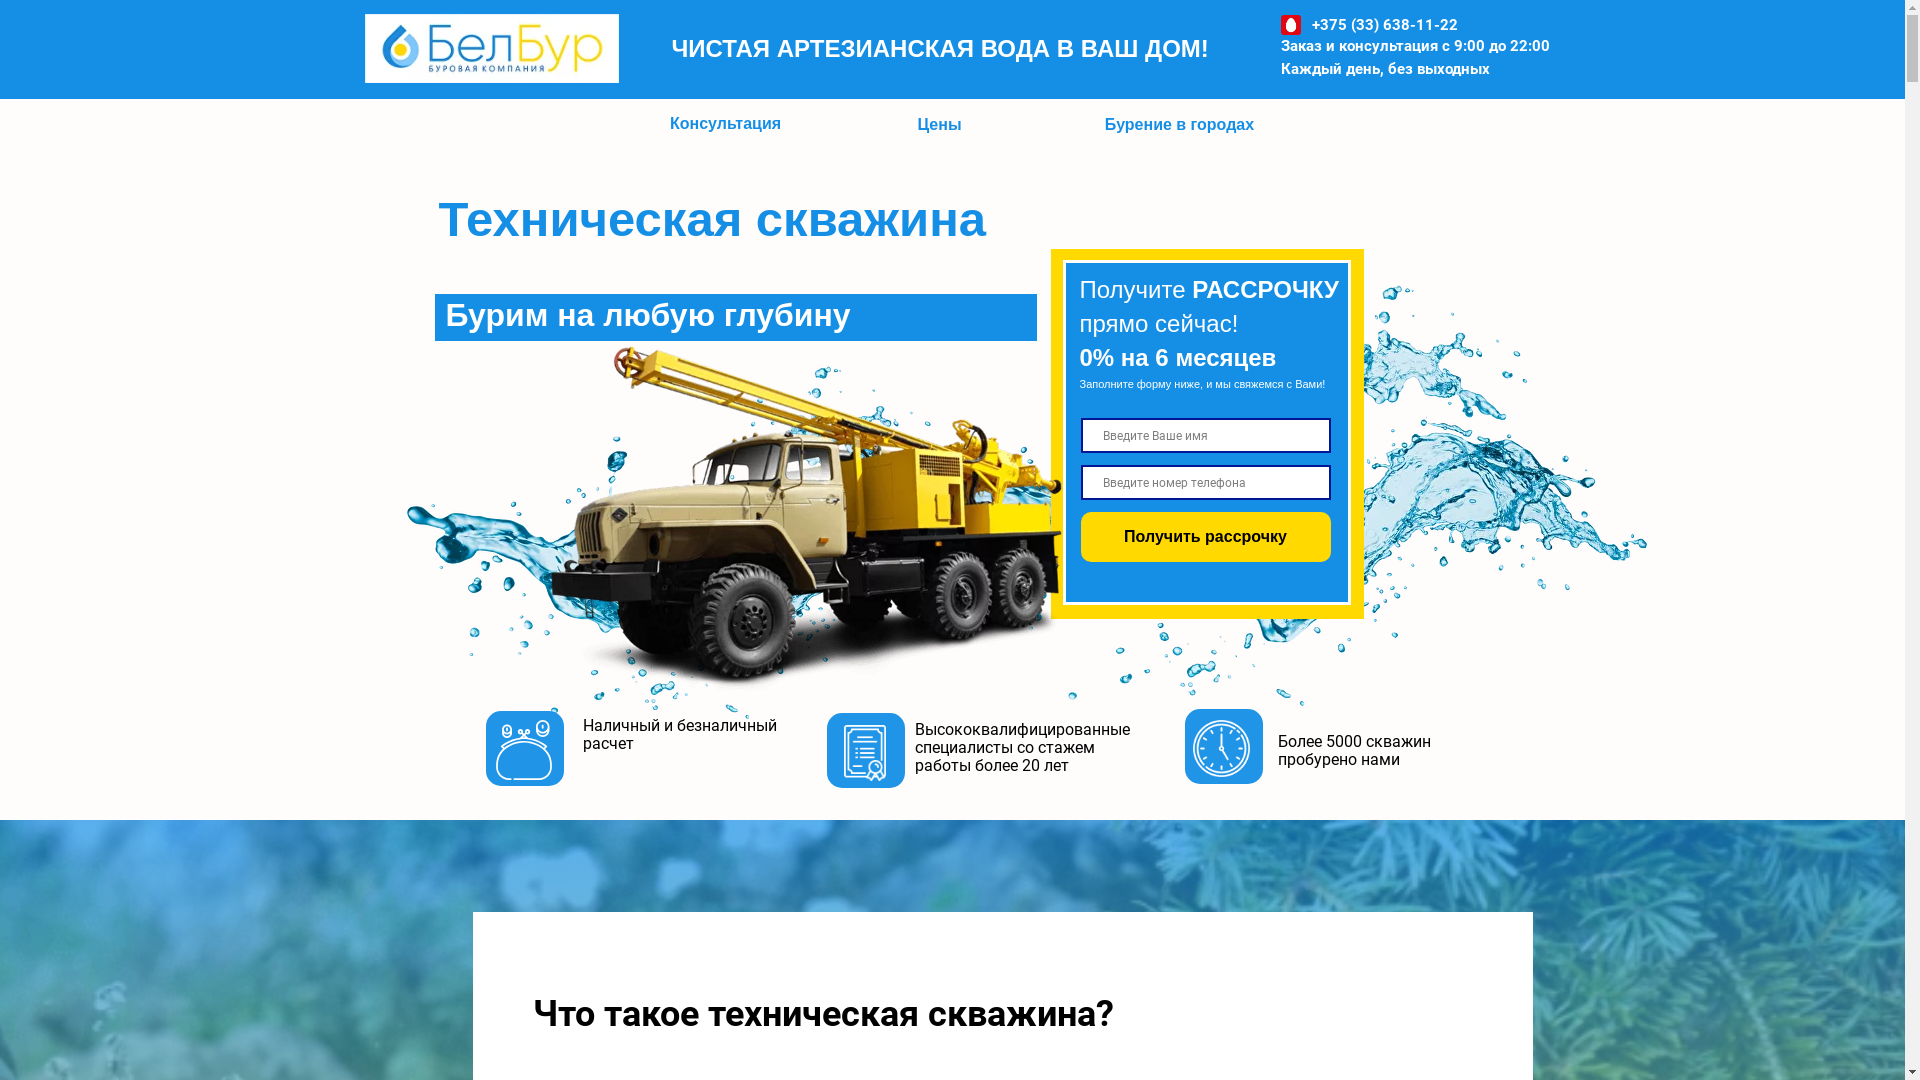 The width and height of the screenshot is (1920, 1080). What do you see at coordinates (1384, 24) in the screenshot?
I see `'+375 (33) 638-11-22'` at bounding box center [1384, 24].